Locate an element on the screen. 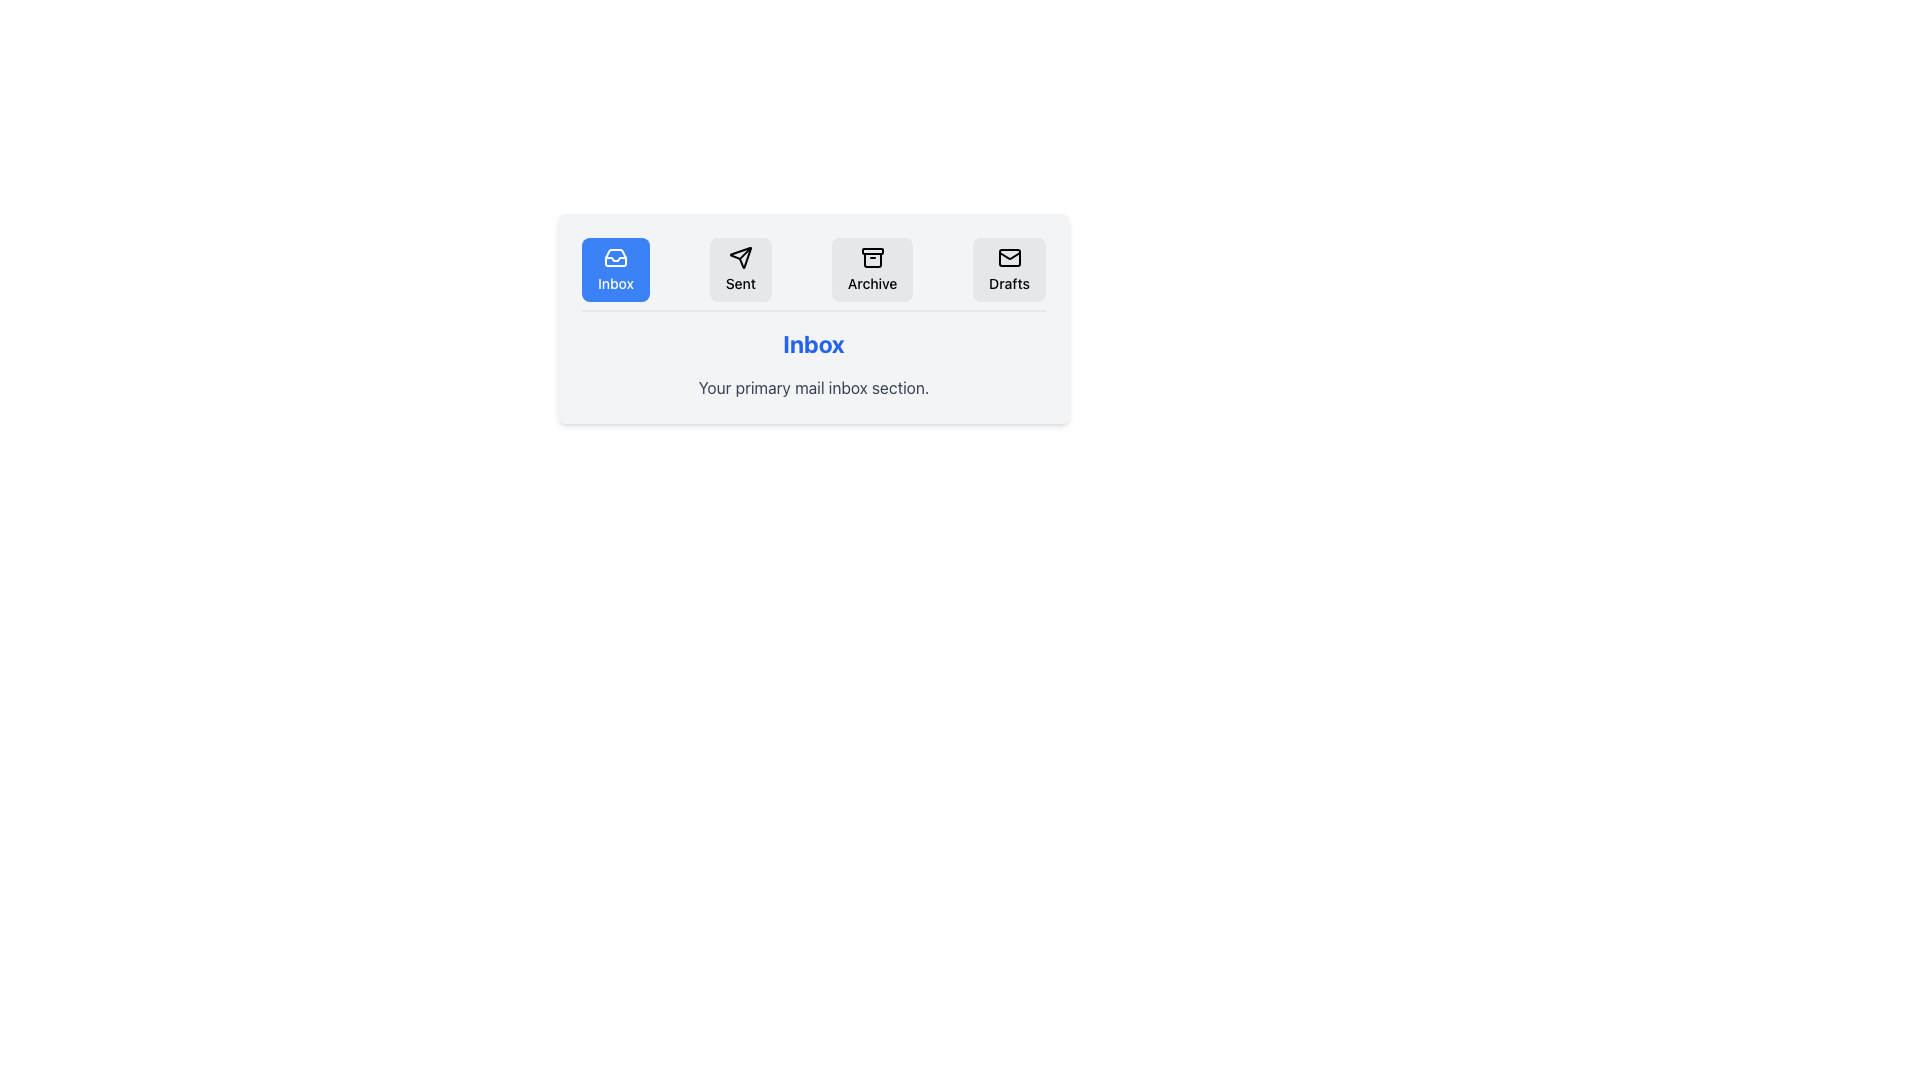 Image resolution: width=1920 pixels, height=1080 pixels. the 'Inbox' navigation button with a blue background is located at coordinates (614, 257).